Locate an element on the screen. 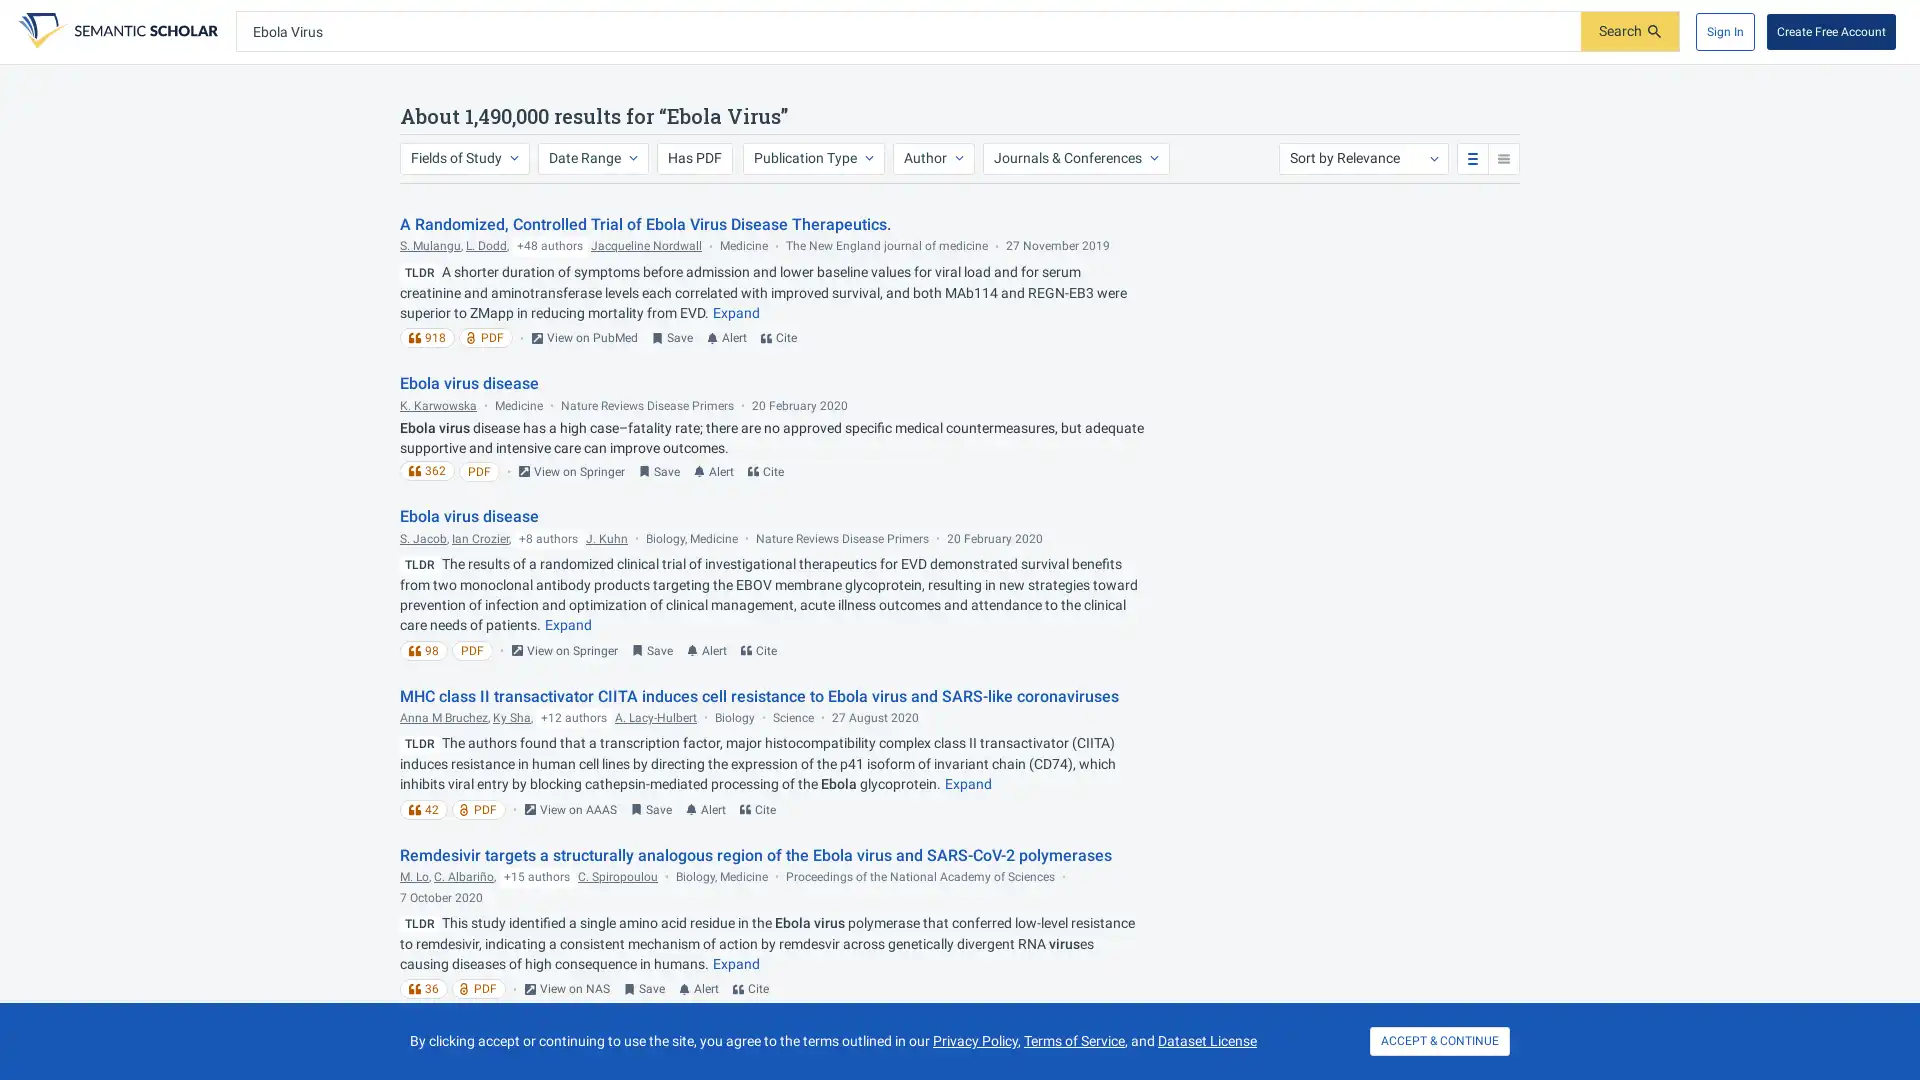  Turn on email alert for this paper is located at coordinates (706, 650).